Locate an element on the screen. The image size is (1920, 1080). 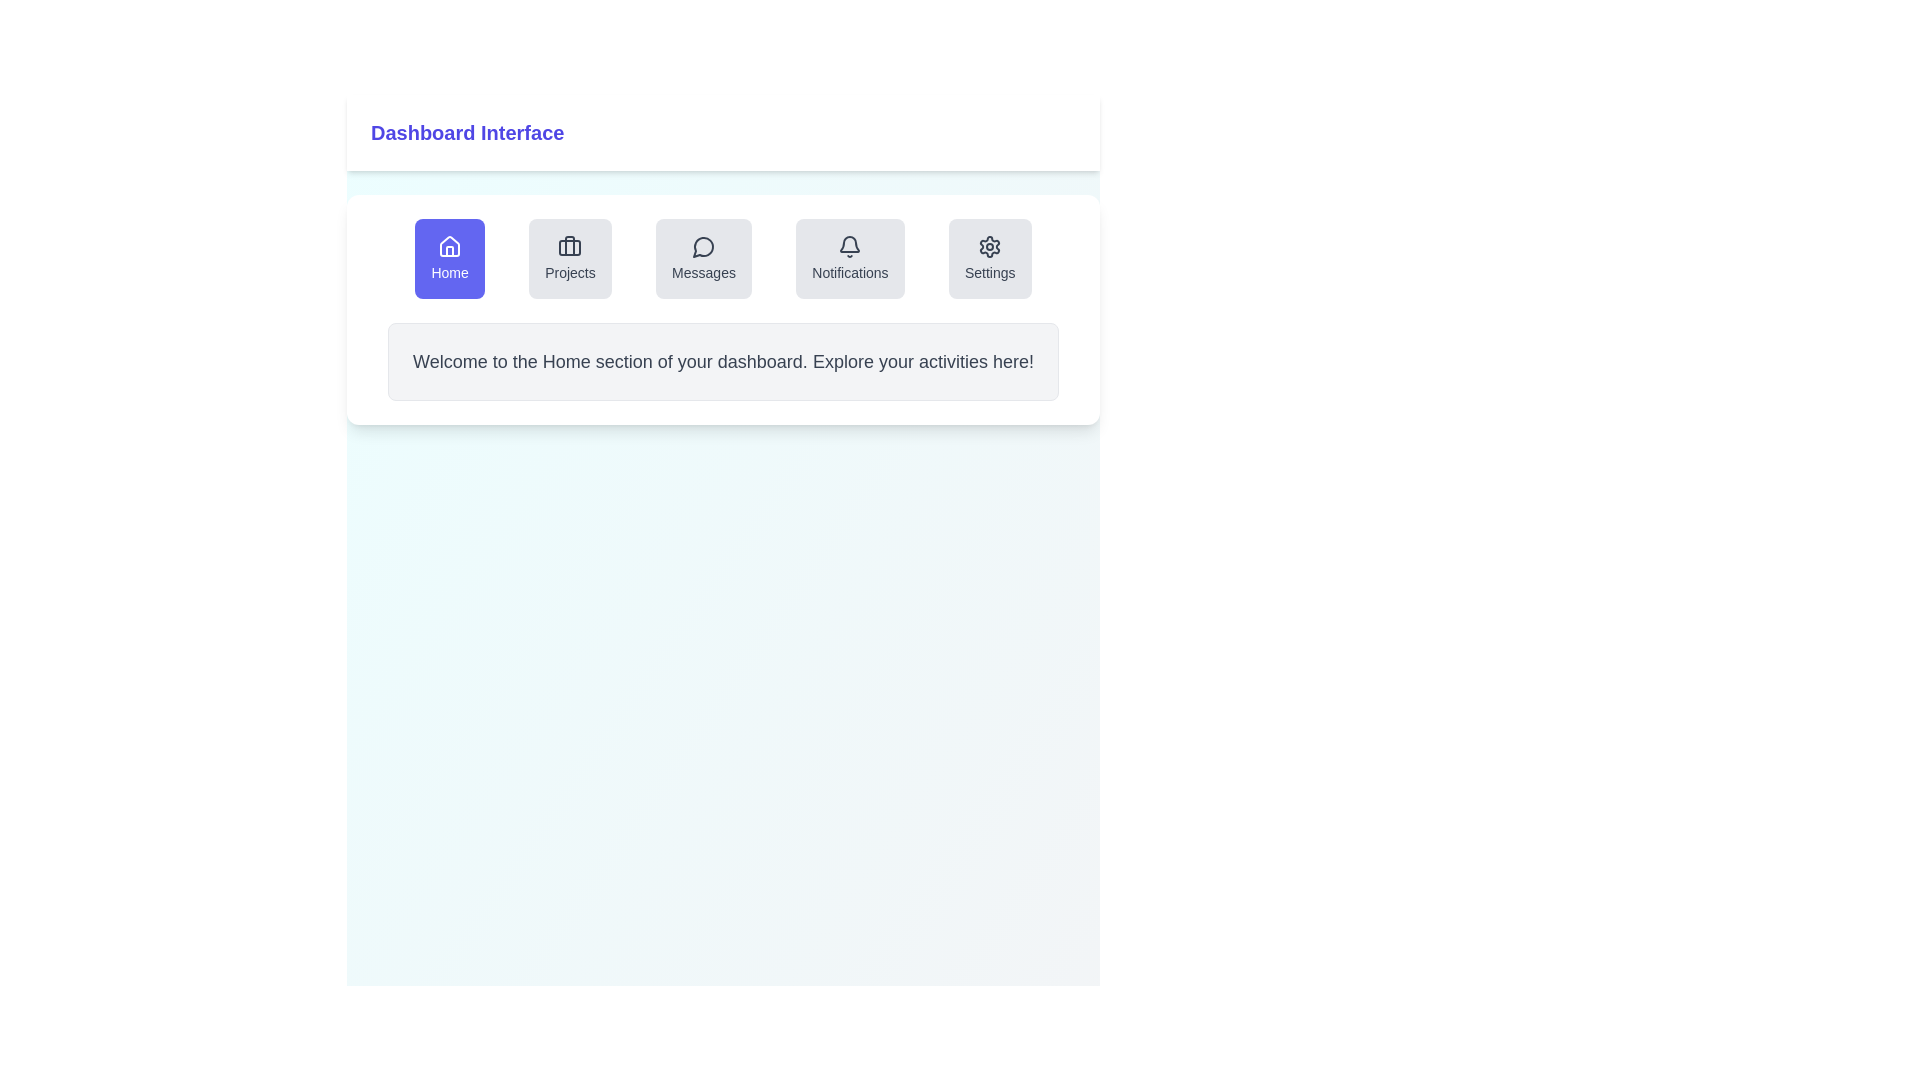
the Notifications button in the navigation bar is located at coordinates (850, 257).